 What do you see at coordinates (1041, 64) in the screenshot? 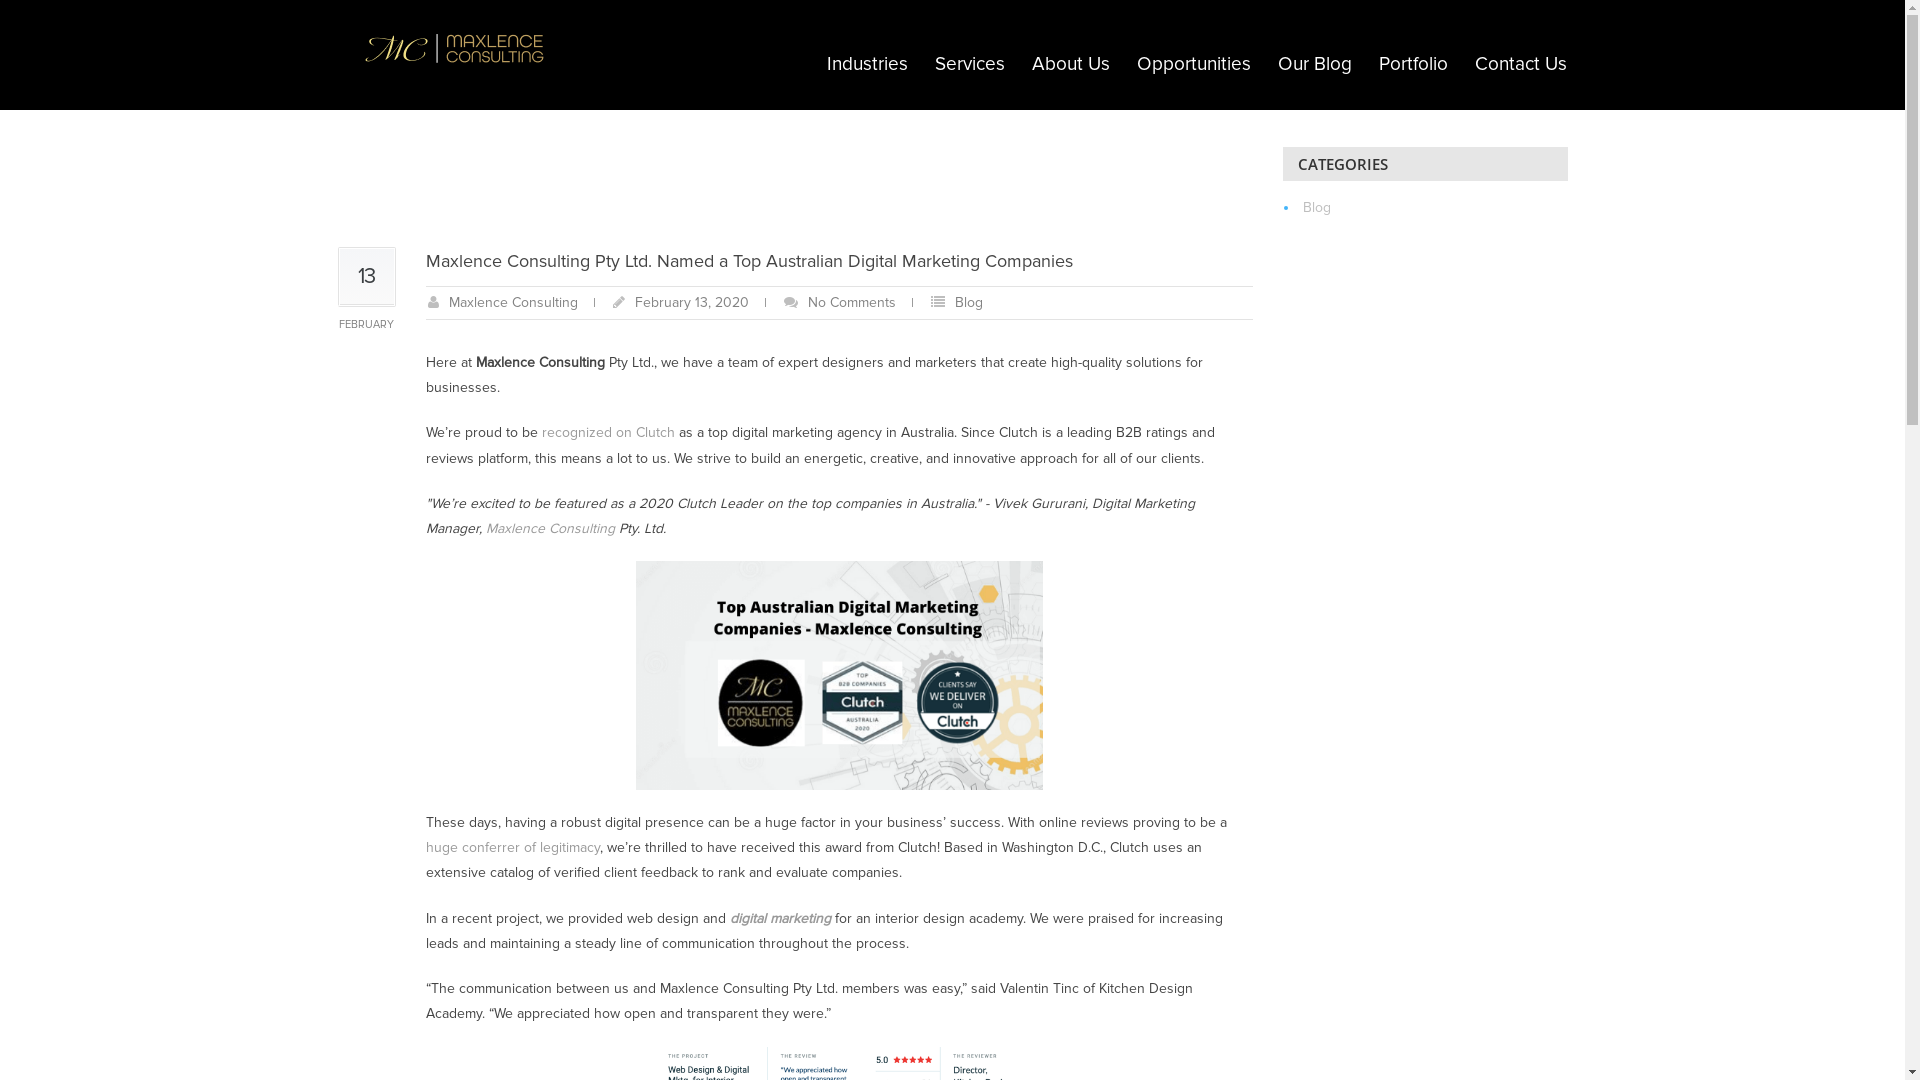
I see `'Blog'` at bounding box center [1041, 64].